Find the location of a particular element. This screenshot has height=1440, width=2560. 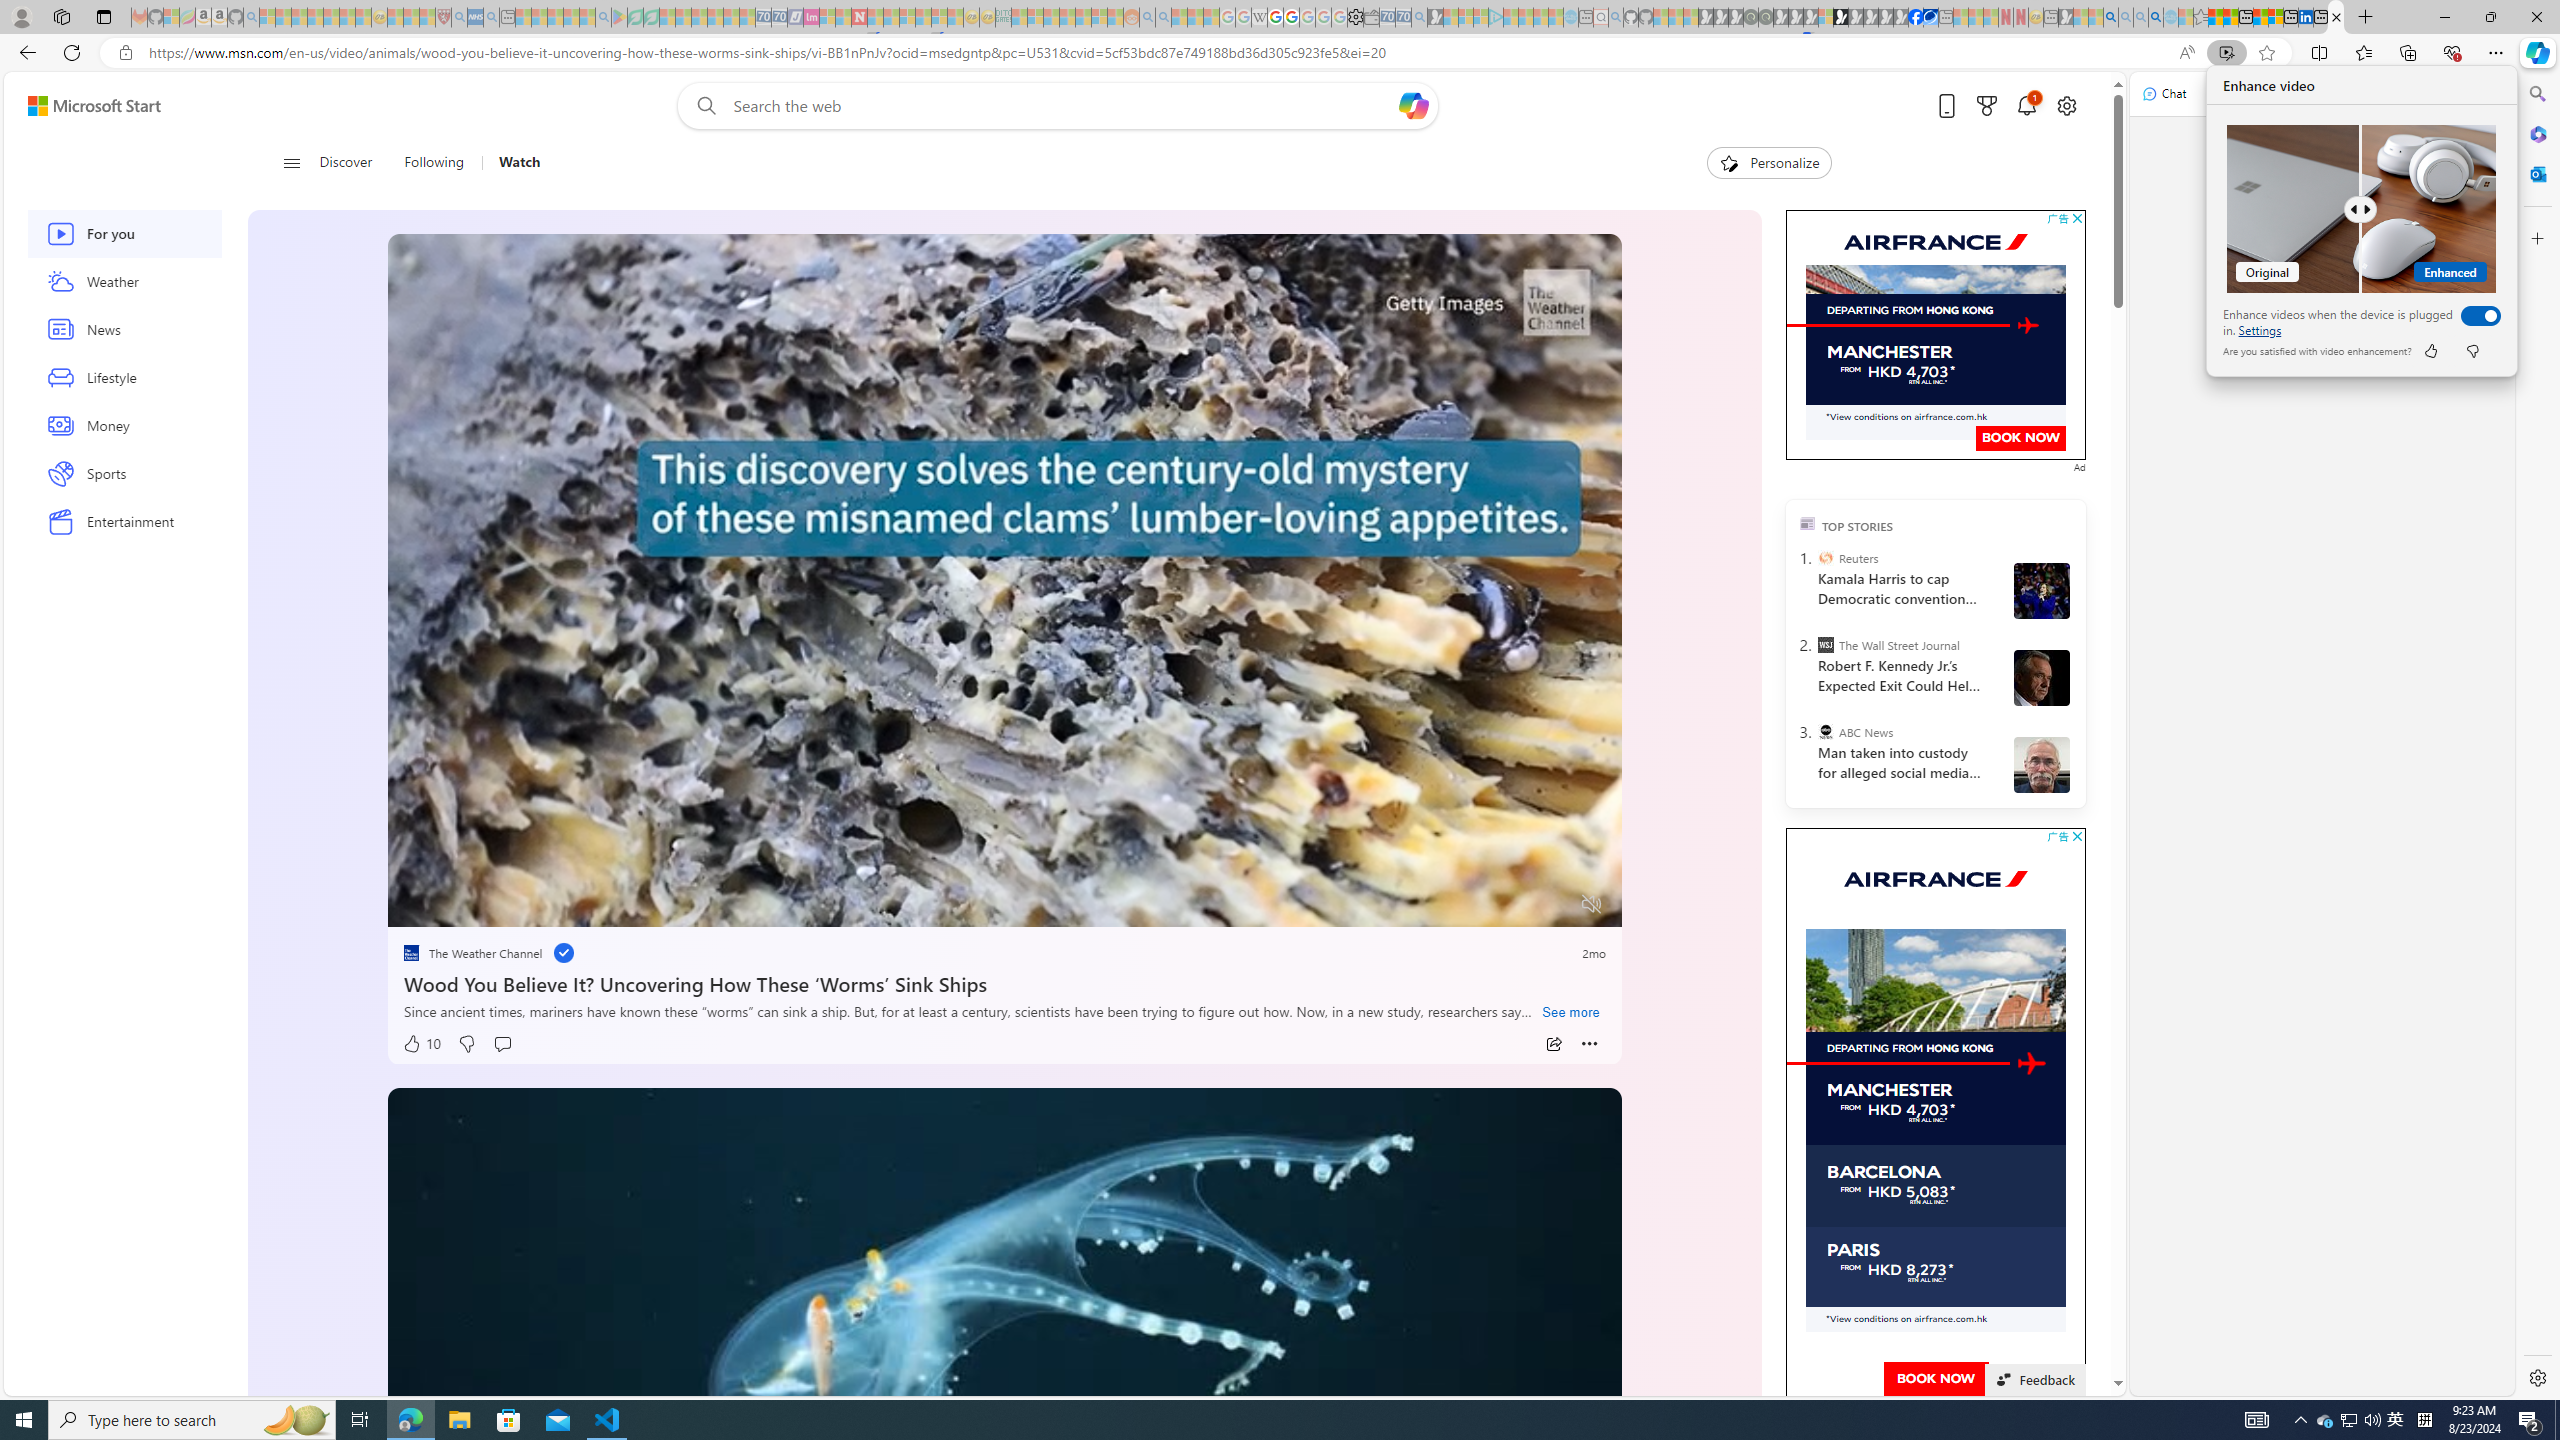

'Pets - MSN - Sleeping' is located at coordinates (571, 16).